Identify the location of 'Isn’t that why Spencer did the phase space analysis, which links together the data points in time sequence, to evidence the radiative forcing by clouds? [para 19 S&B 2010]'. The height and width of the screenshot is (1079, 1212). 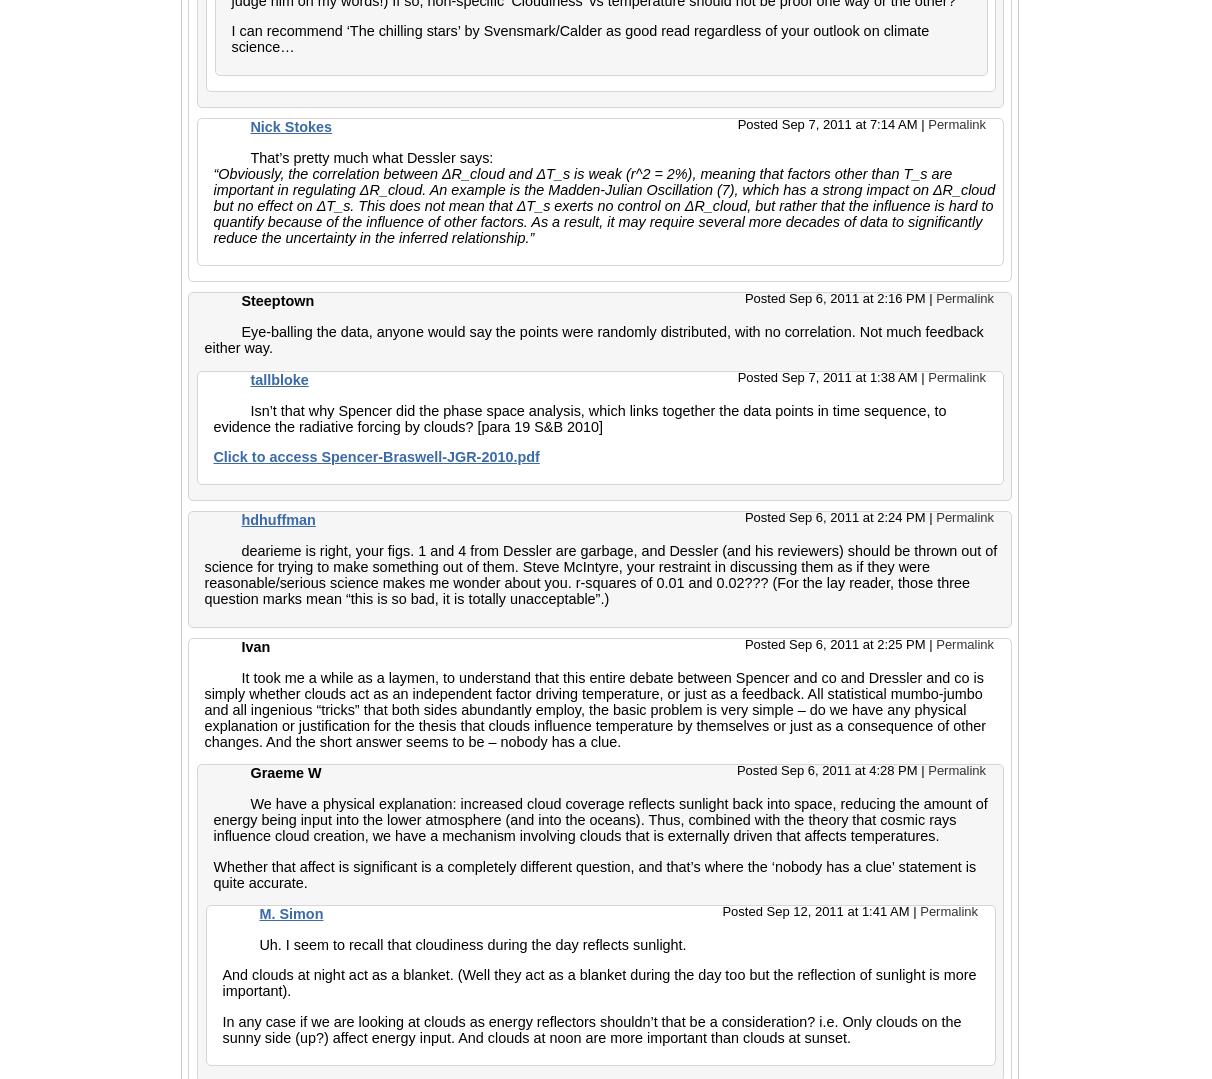
(579, 418).